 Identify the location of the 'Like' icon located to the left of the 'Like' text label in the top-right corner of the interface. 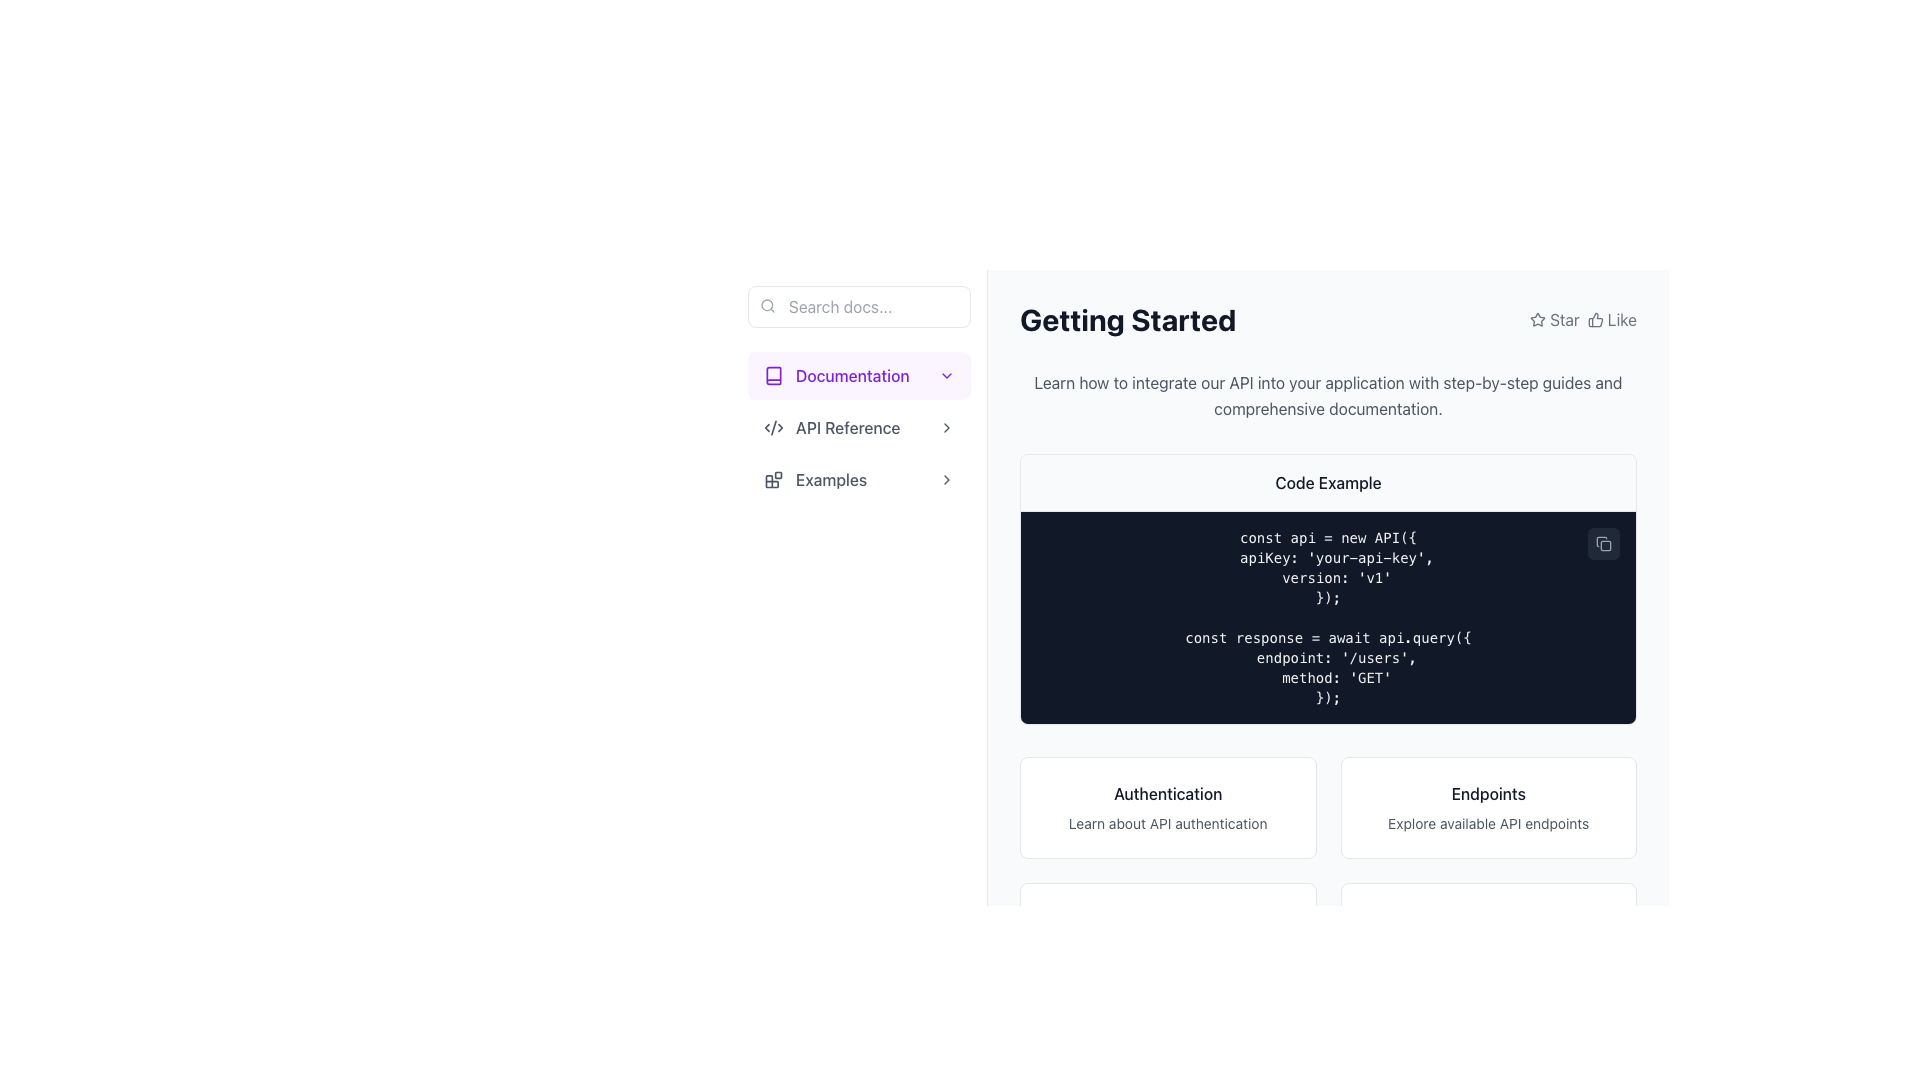
(1594, 319).